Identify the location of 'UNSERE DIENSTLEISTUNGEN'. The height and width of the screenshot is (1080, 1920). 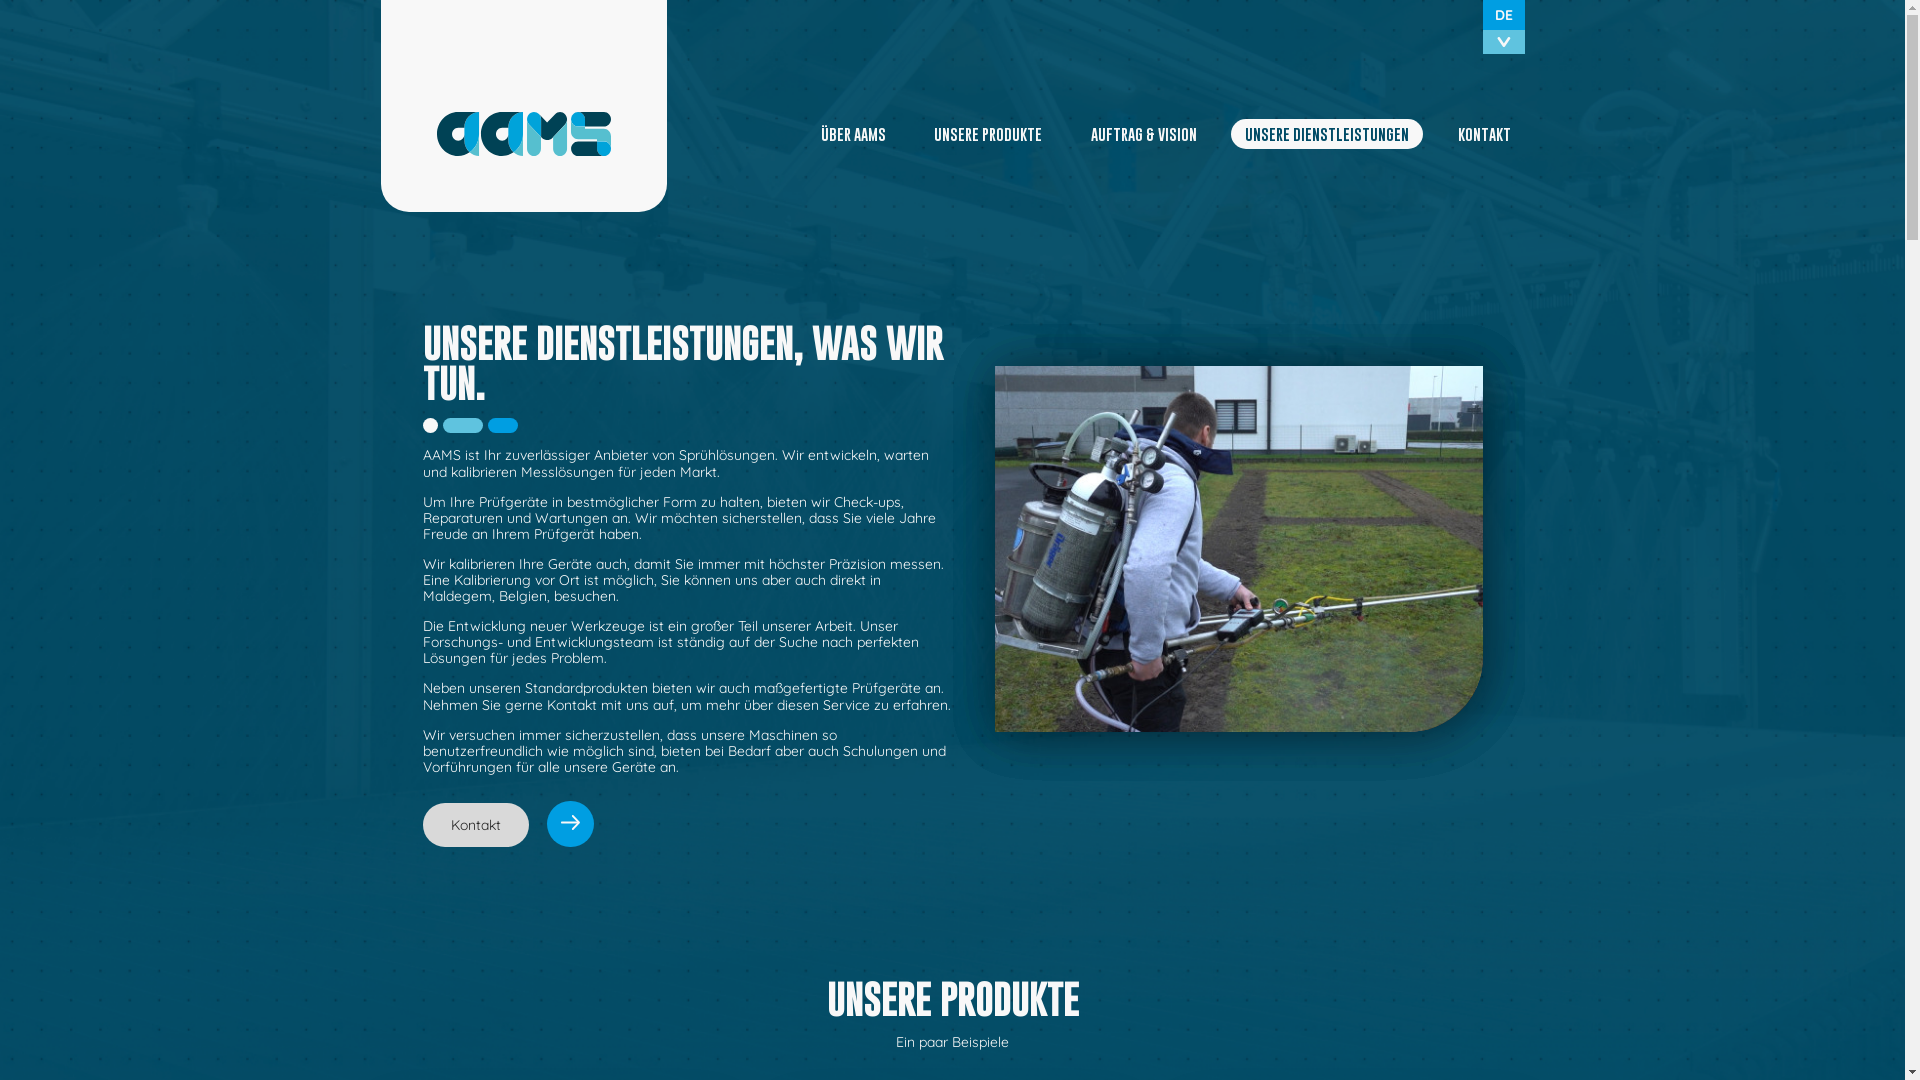
(1326, 134).